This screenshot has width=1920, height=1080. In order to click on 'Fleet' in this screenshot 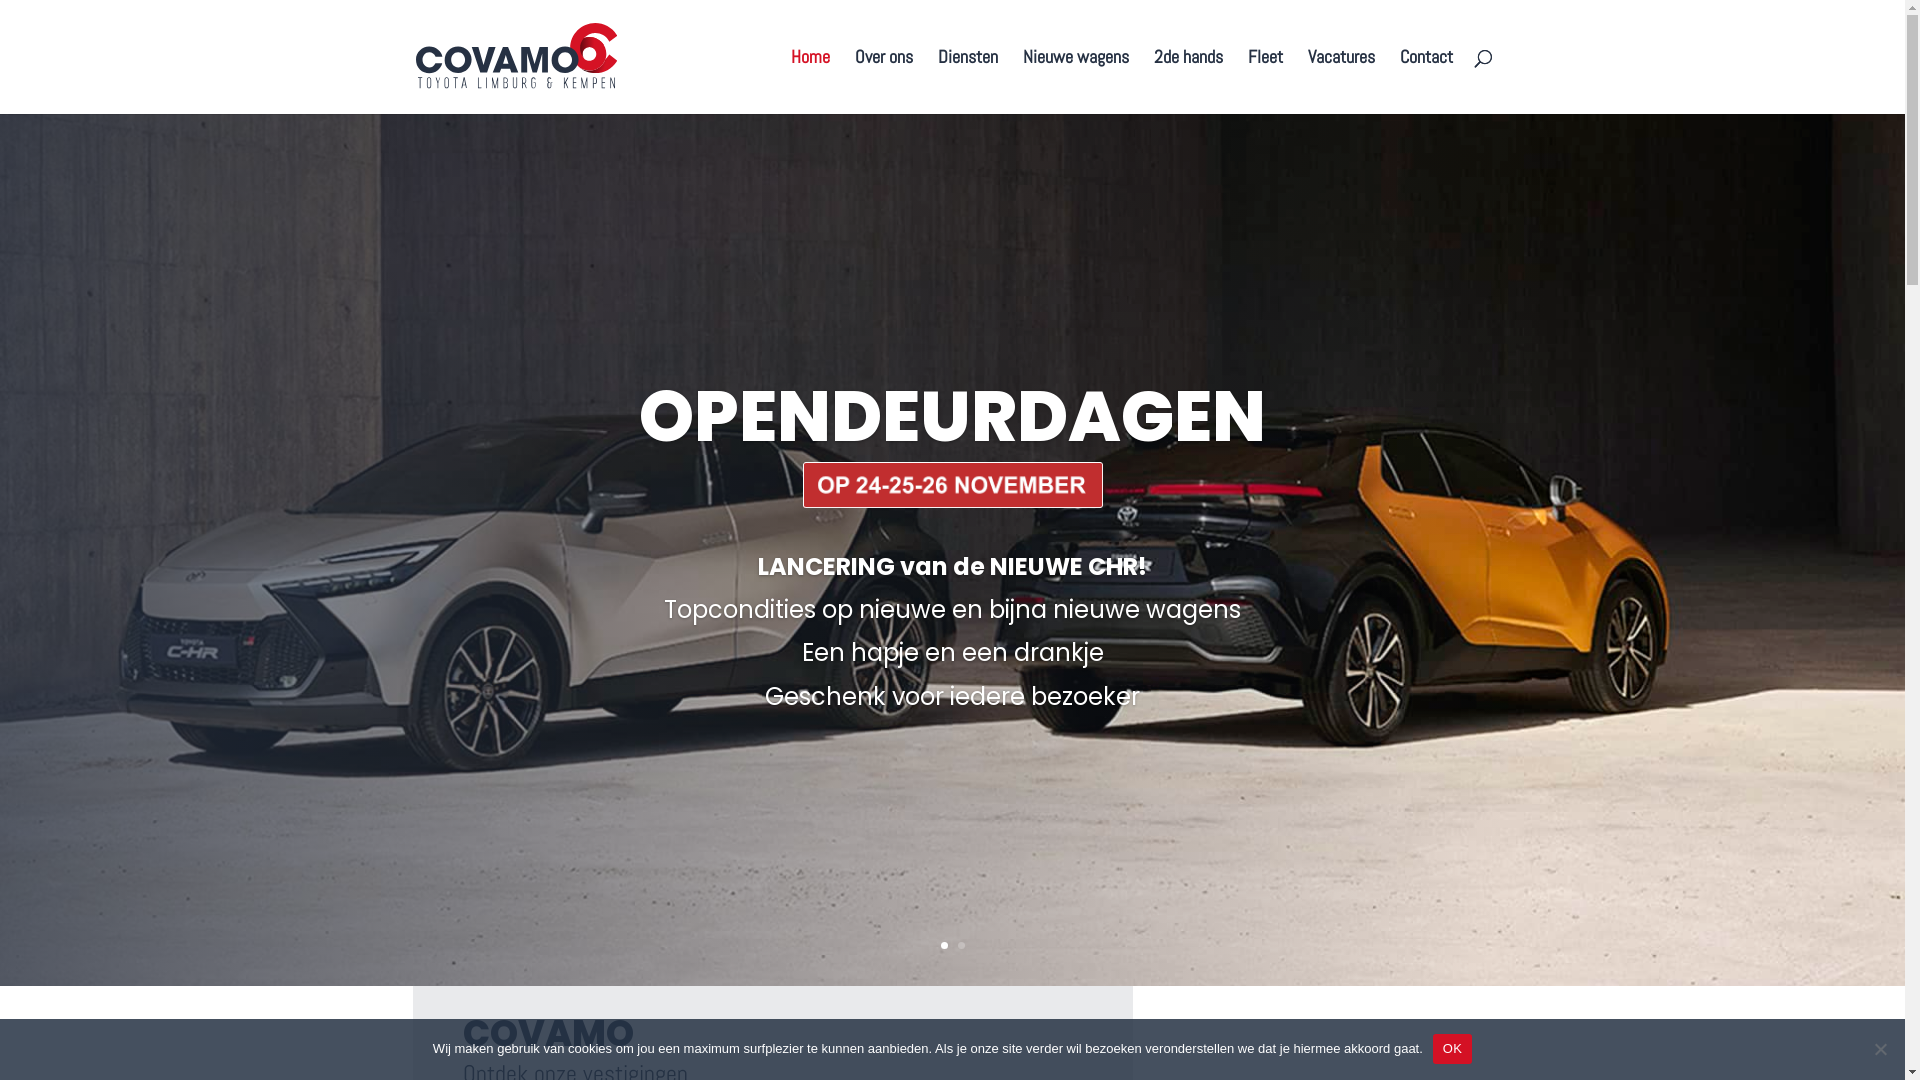, I will do `click(1247, 80)`.